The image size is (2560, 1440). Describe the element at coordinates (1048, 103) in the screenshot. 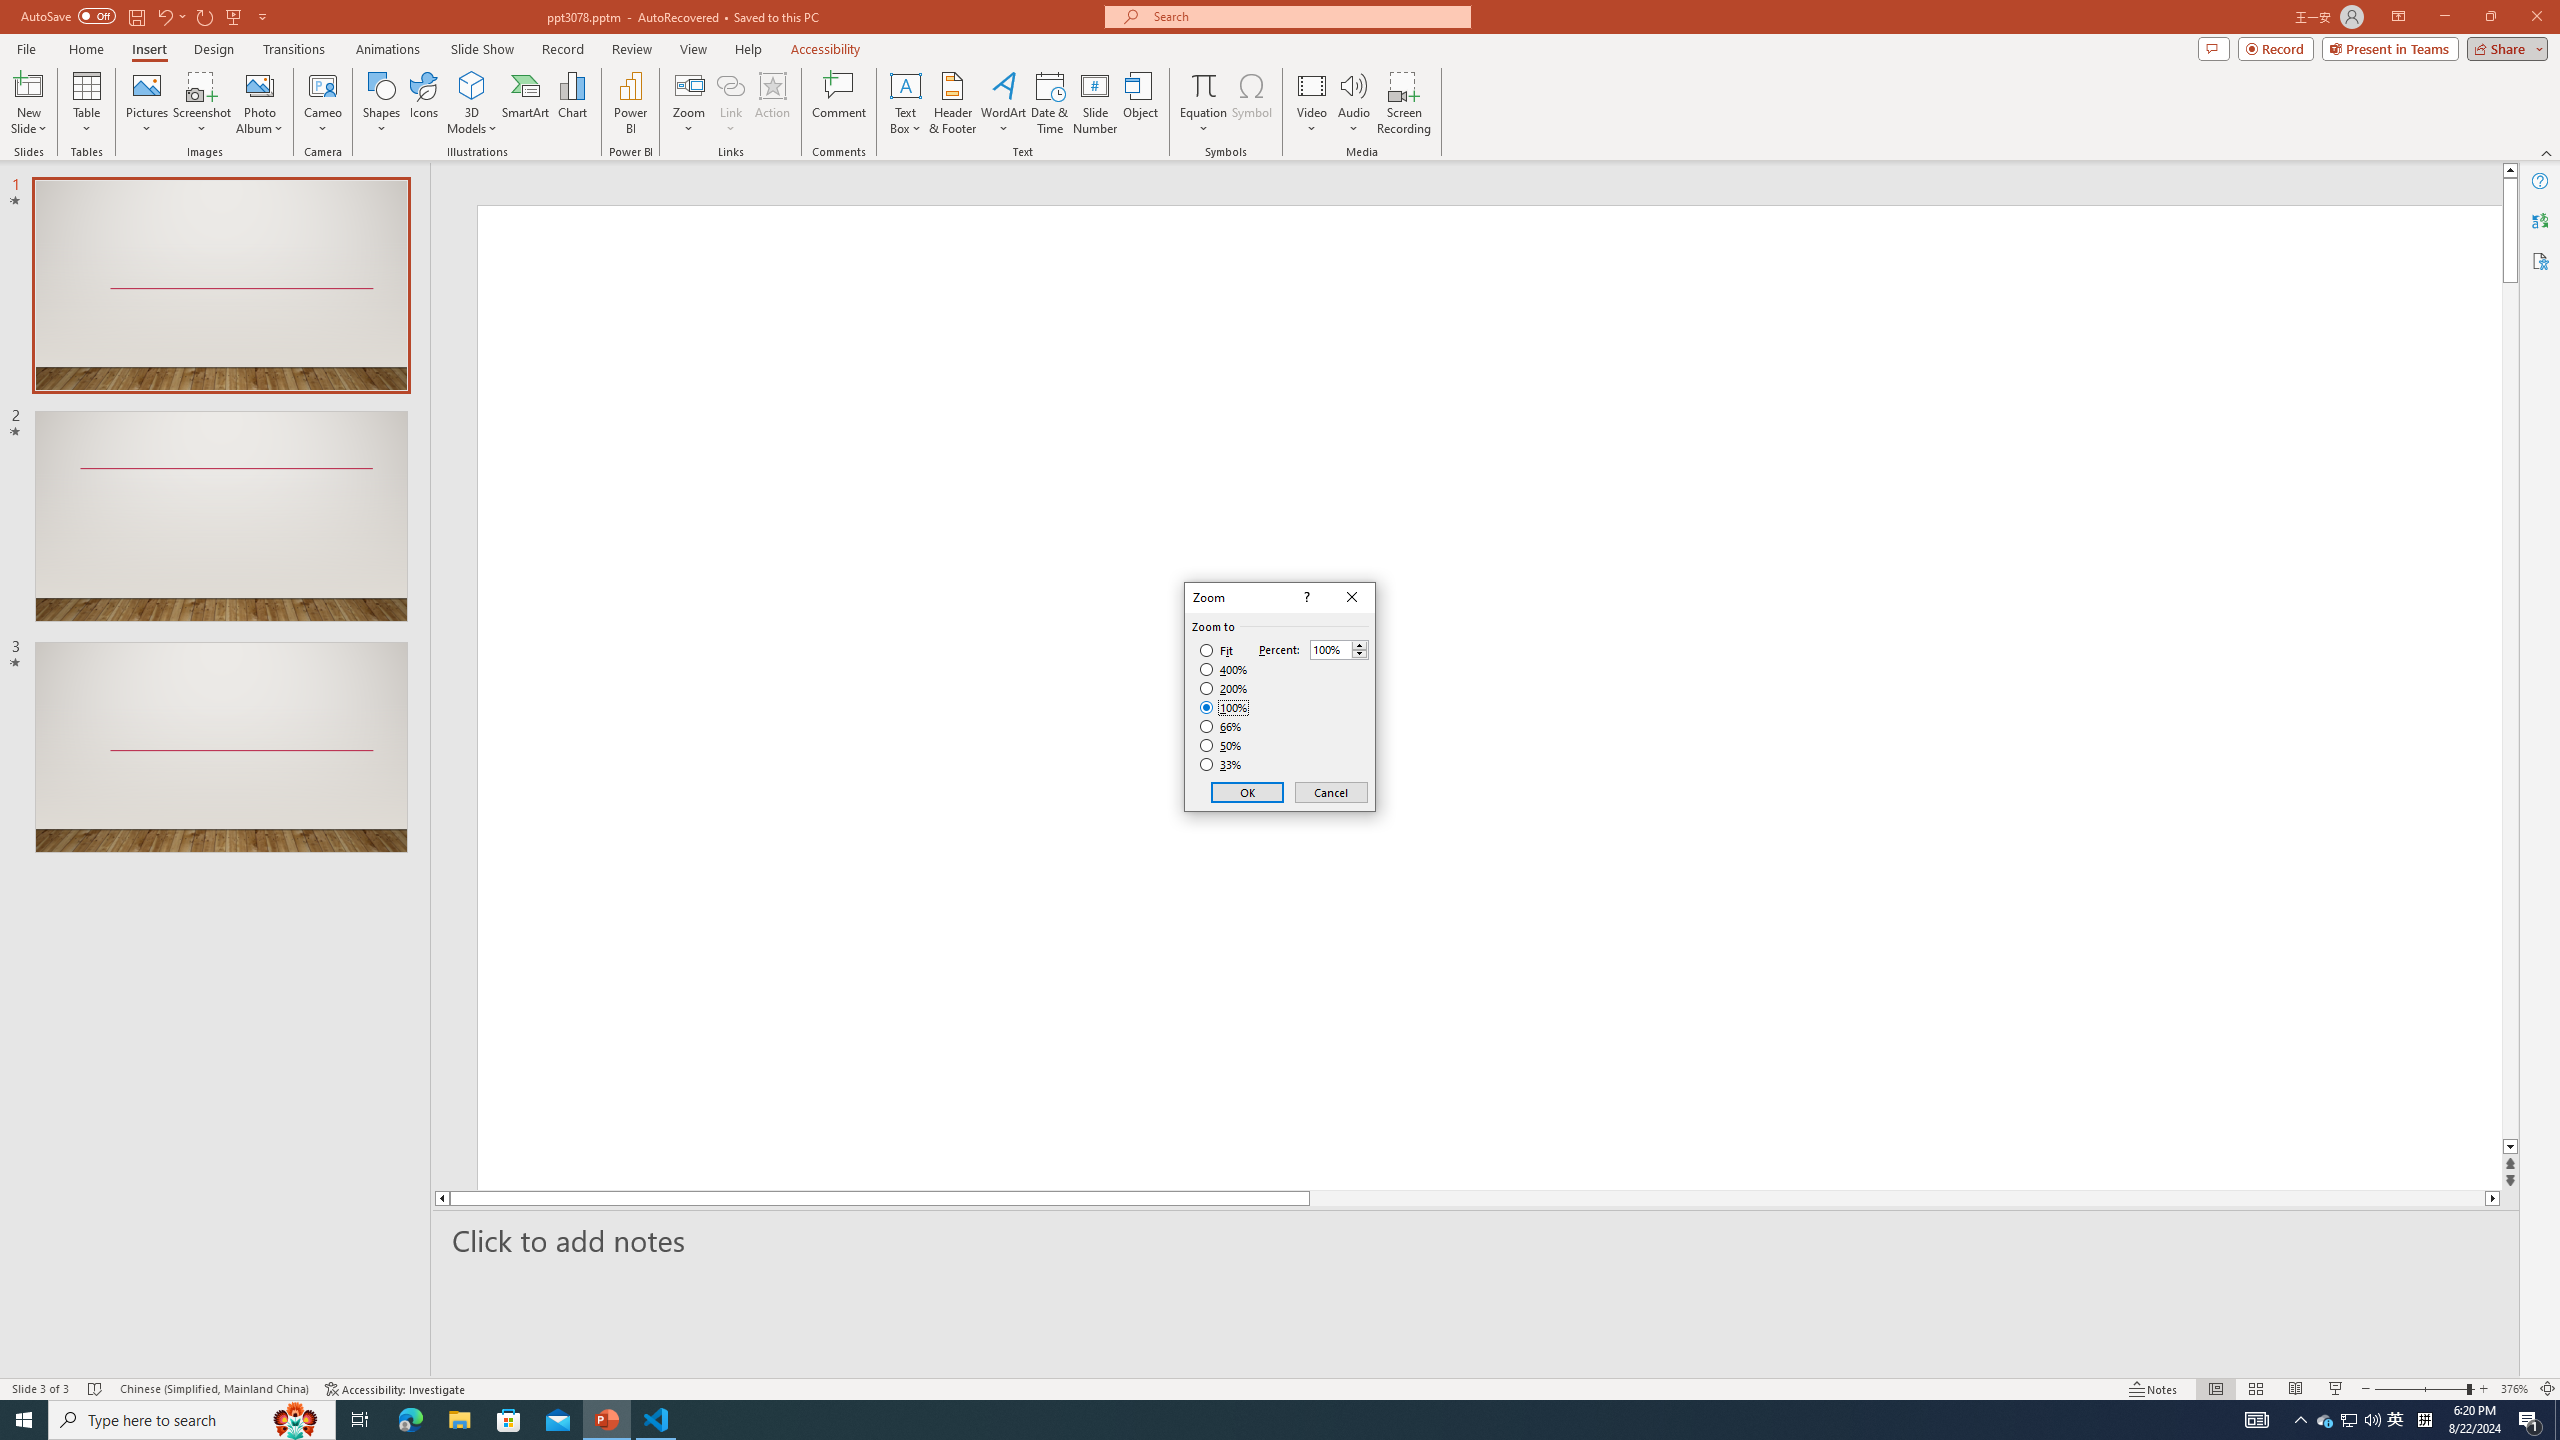

I see `'Date & Time...'` at that location.